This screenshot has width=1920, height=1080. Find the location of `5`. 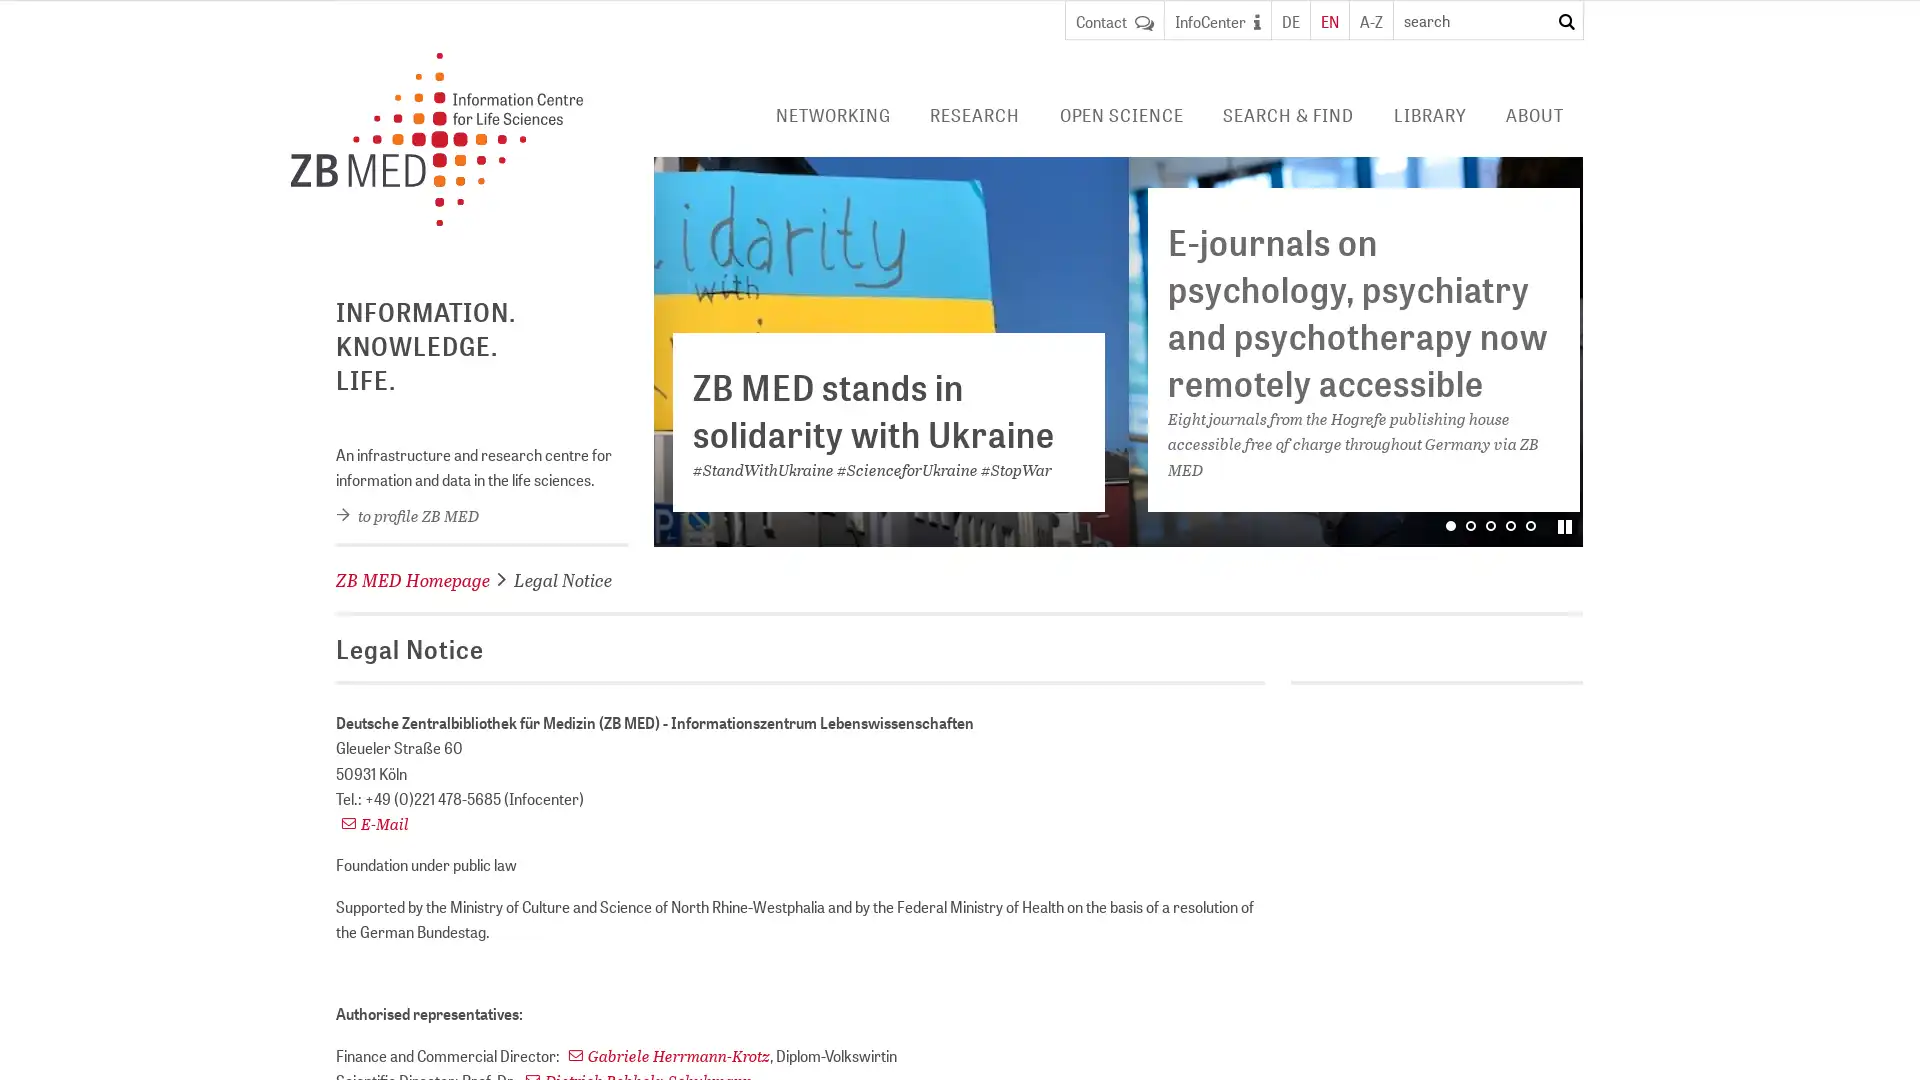

5 is located at coordinates (1530, 523).